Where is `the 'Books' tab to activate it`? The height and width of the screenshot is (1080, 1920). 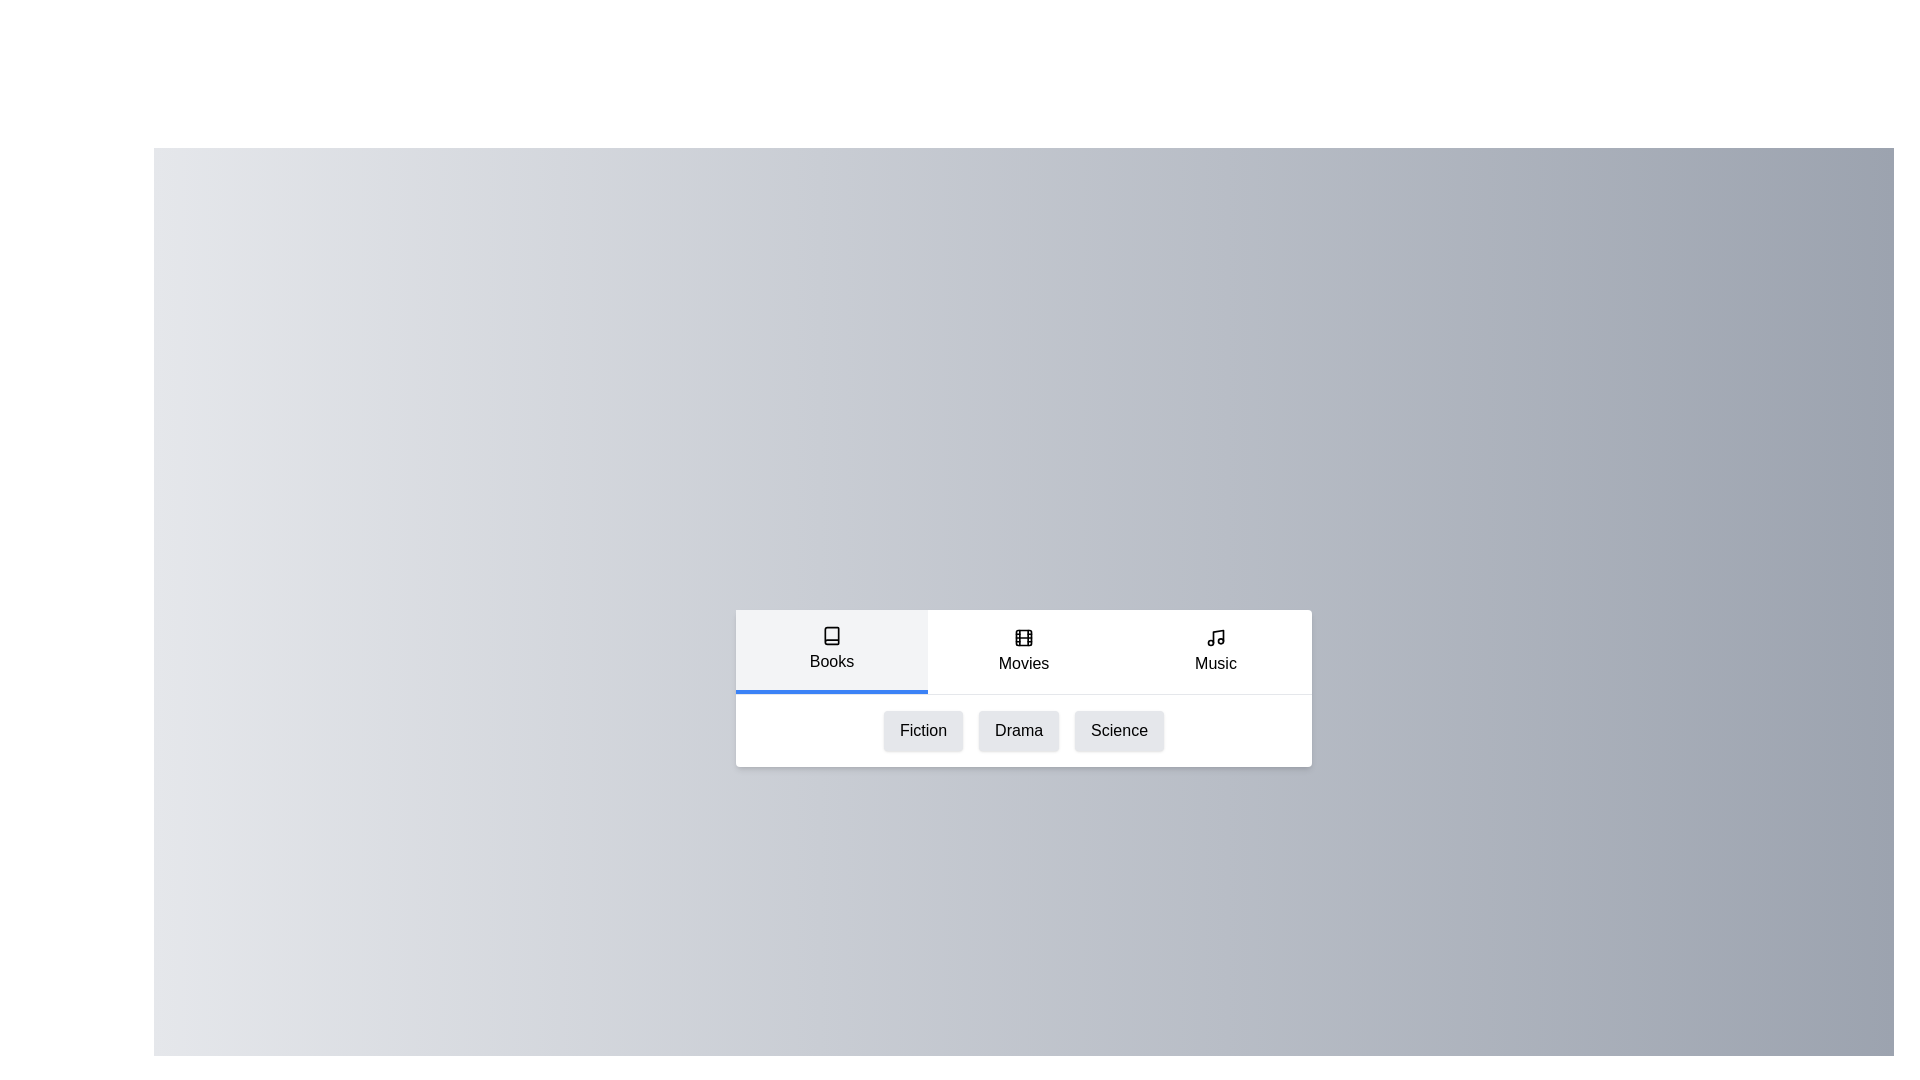 the 'Books' tab to activate it is located at coordinates (831, 651).